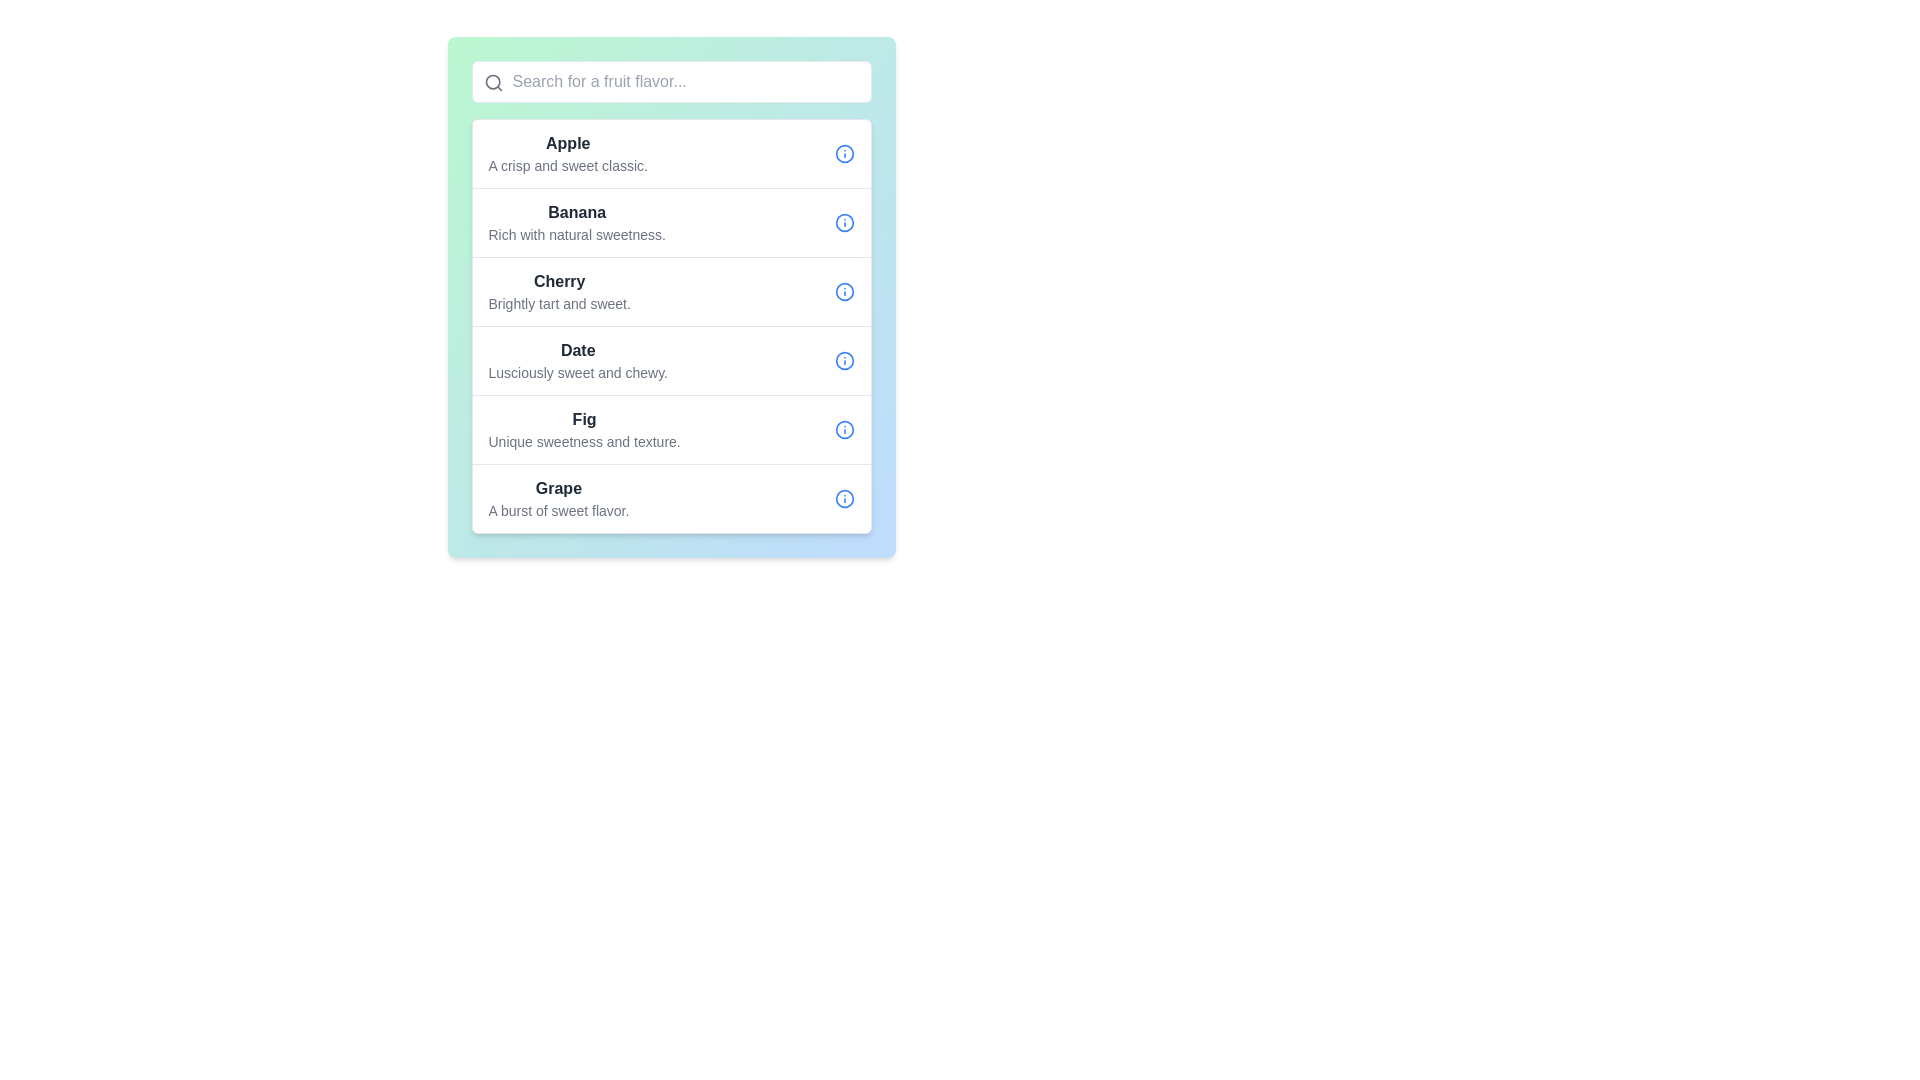  I want to click on the 'Date' label, which is the fourth item in the vertically stacked list, positioned below 'Cherry' and above 'Fig', so click(577, 361).